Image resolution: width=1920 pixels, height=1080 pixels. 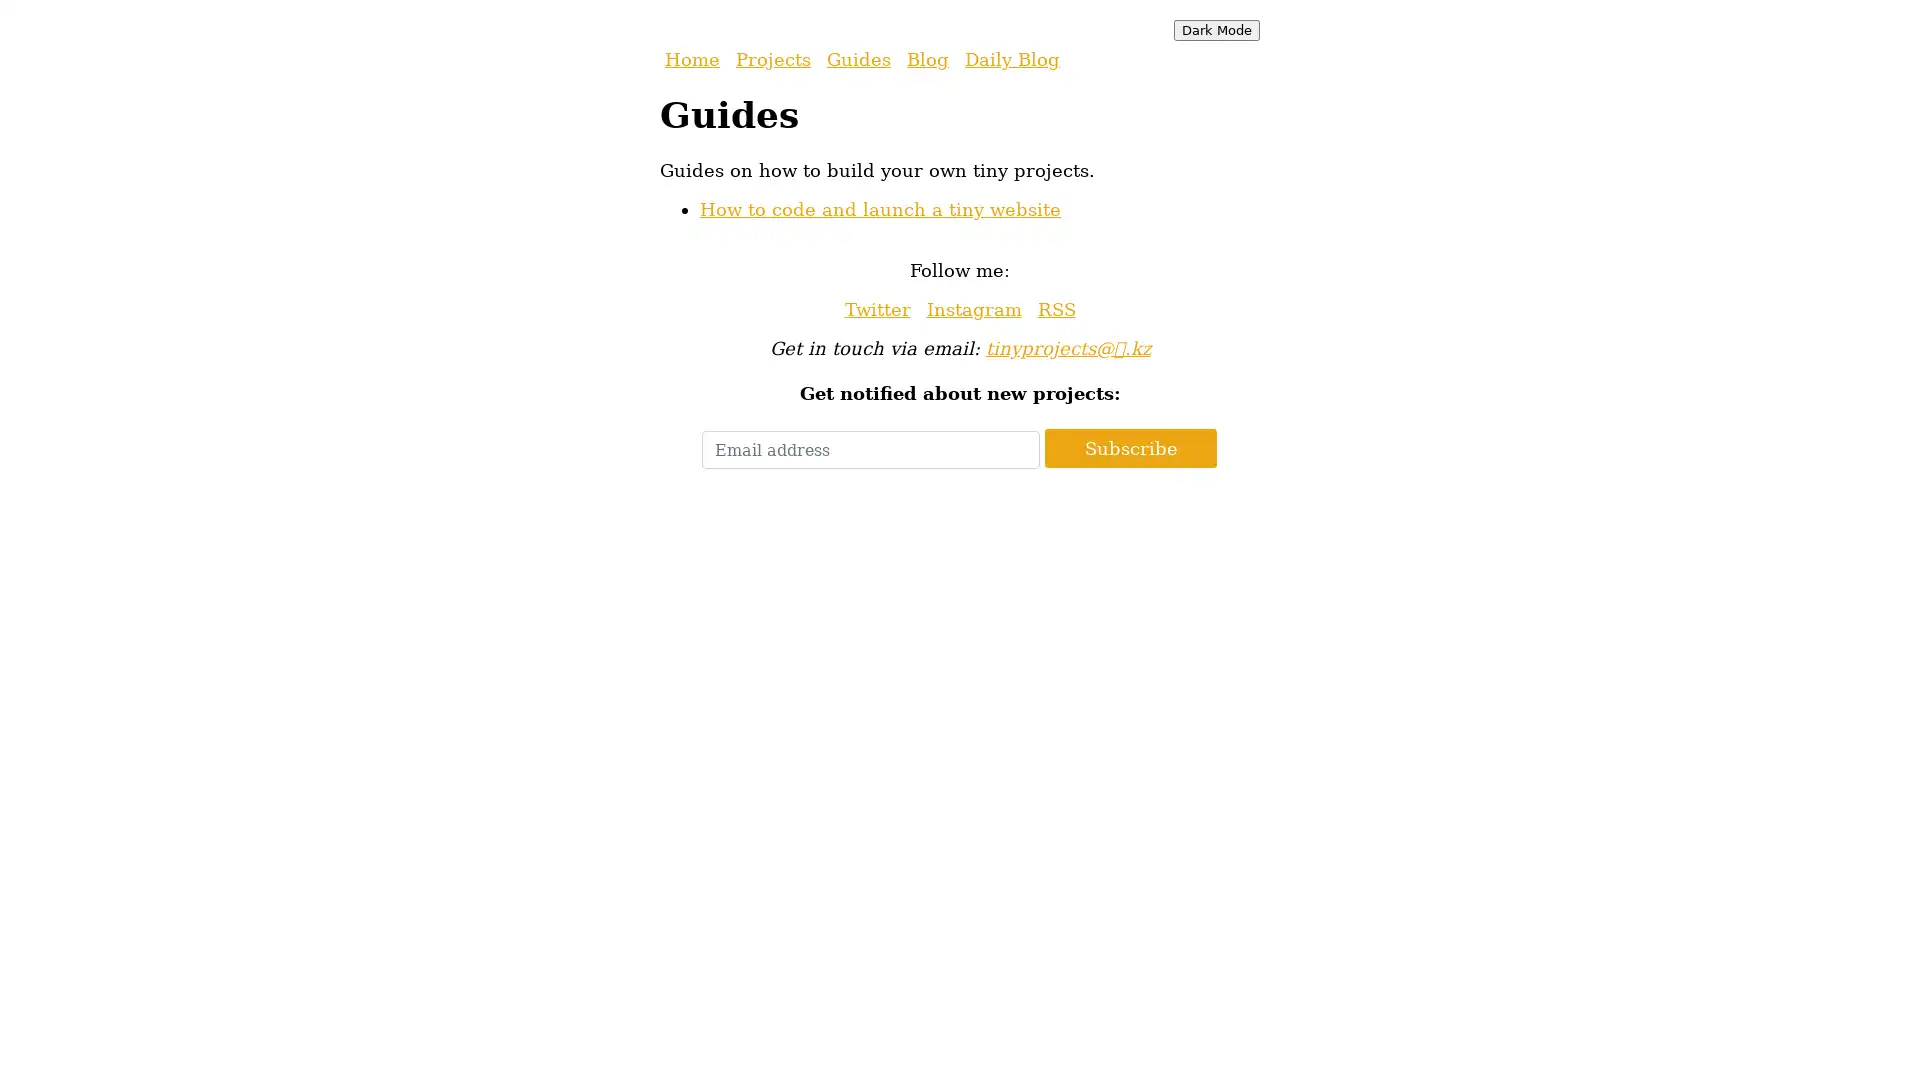 I want to click on Dark Mode, so click(x=1216, y=30).